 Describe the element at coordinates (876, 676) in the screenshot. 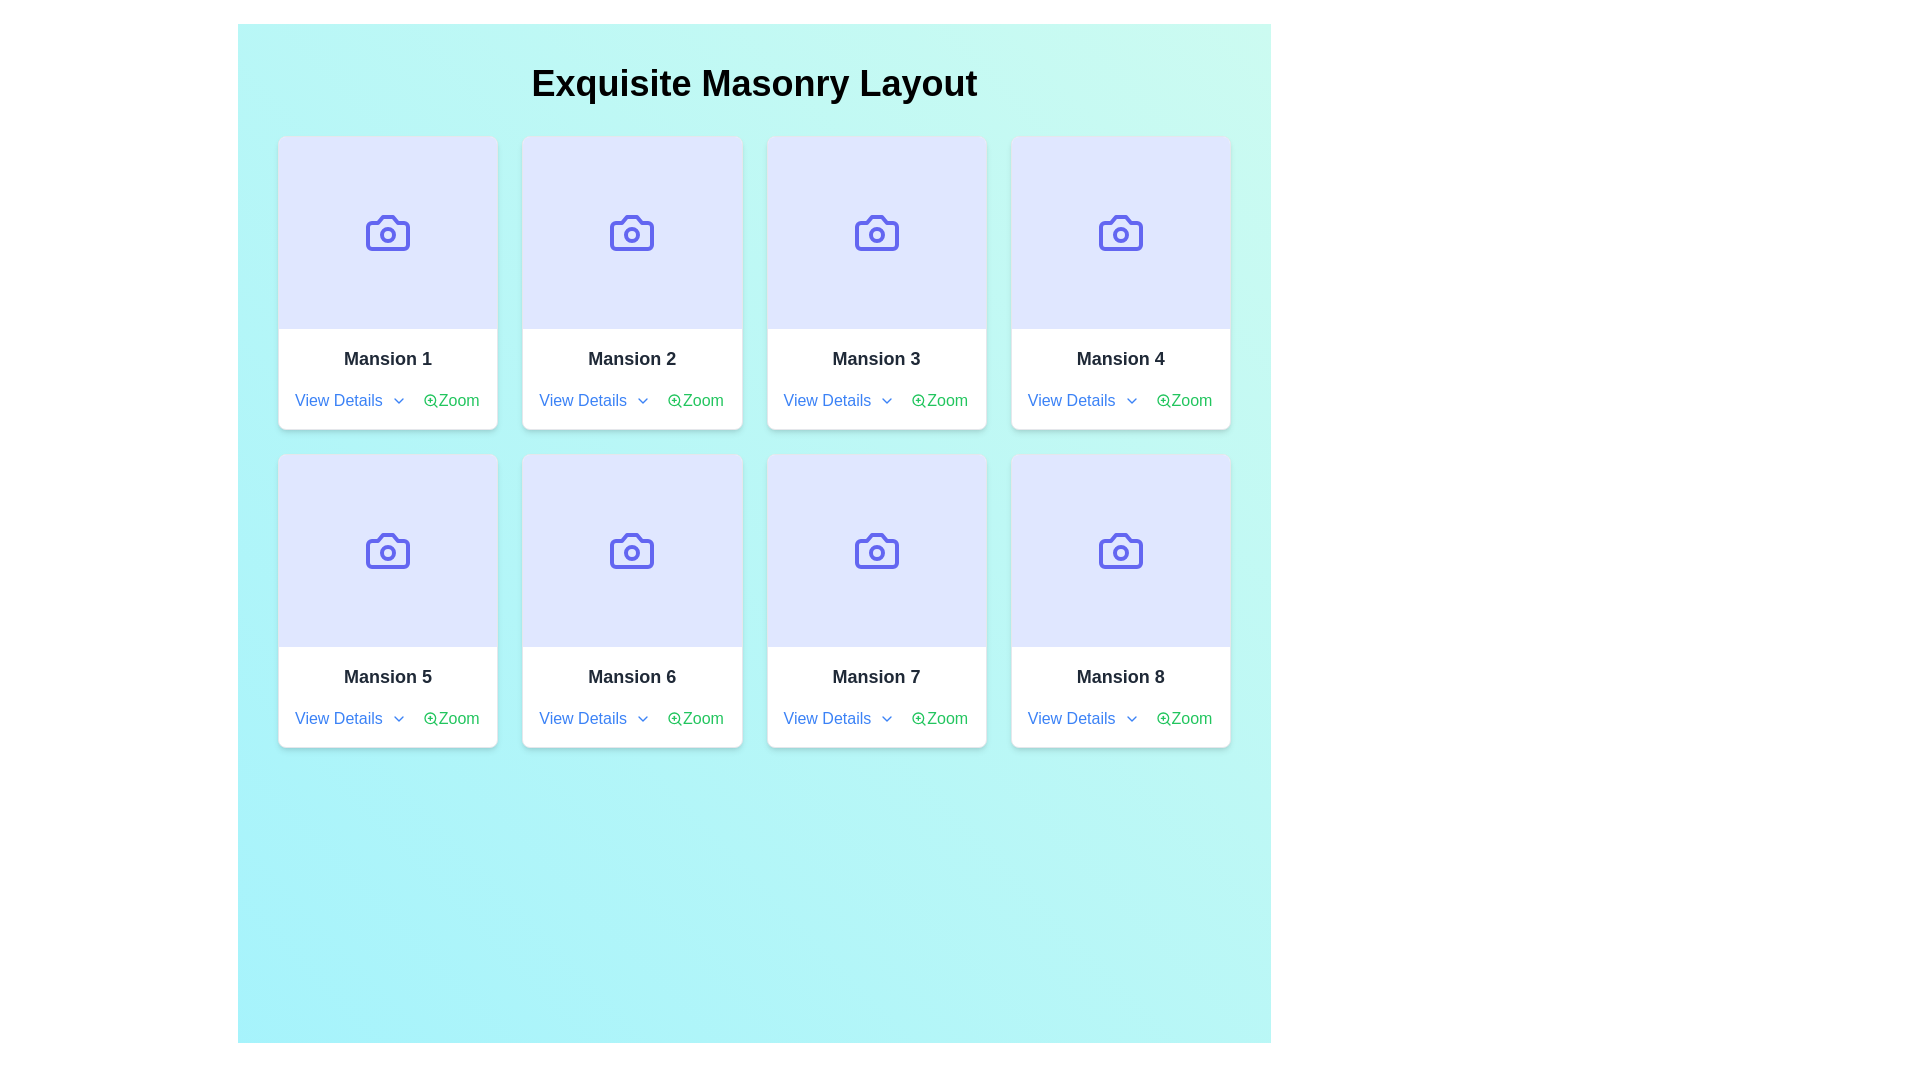

I see `text label 'Mansion 7' which is styled in bold, large font and located in the seventh card of a masonry layout, positioned below a camera icon and above the interactive links 'View Details' and 'Zoom'` at that location.